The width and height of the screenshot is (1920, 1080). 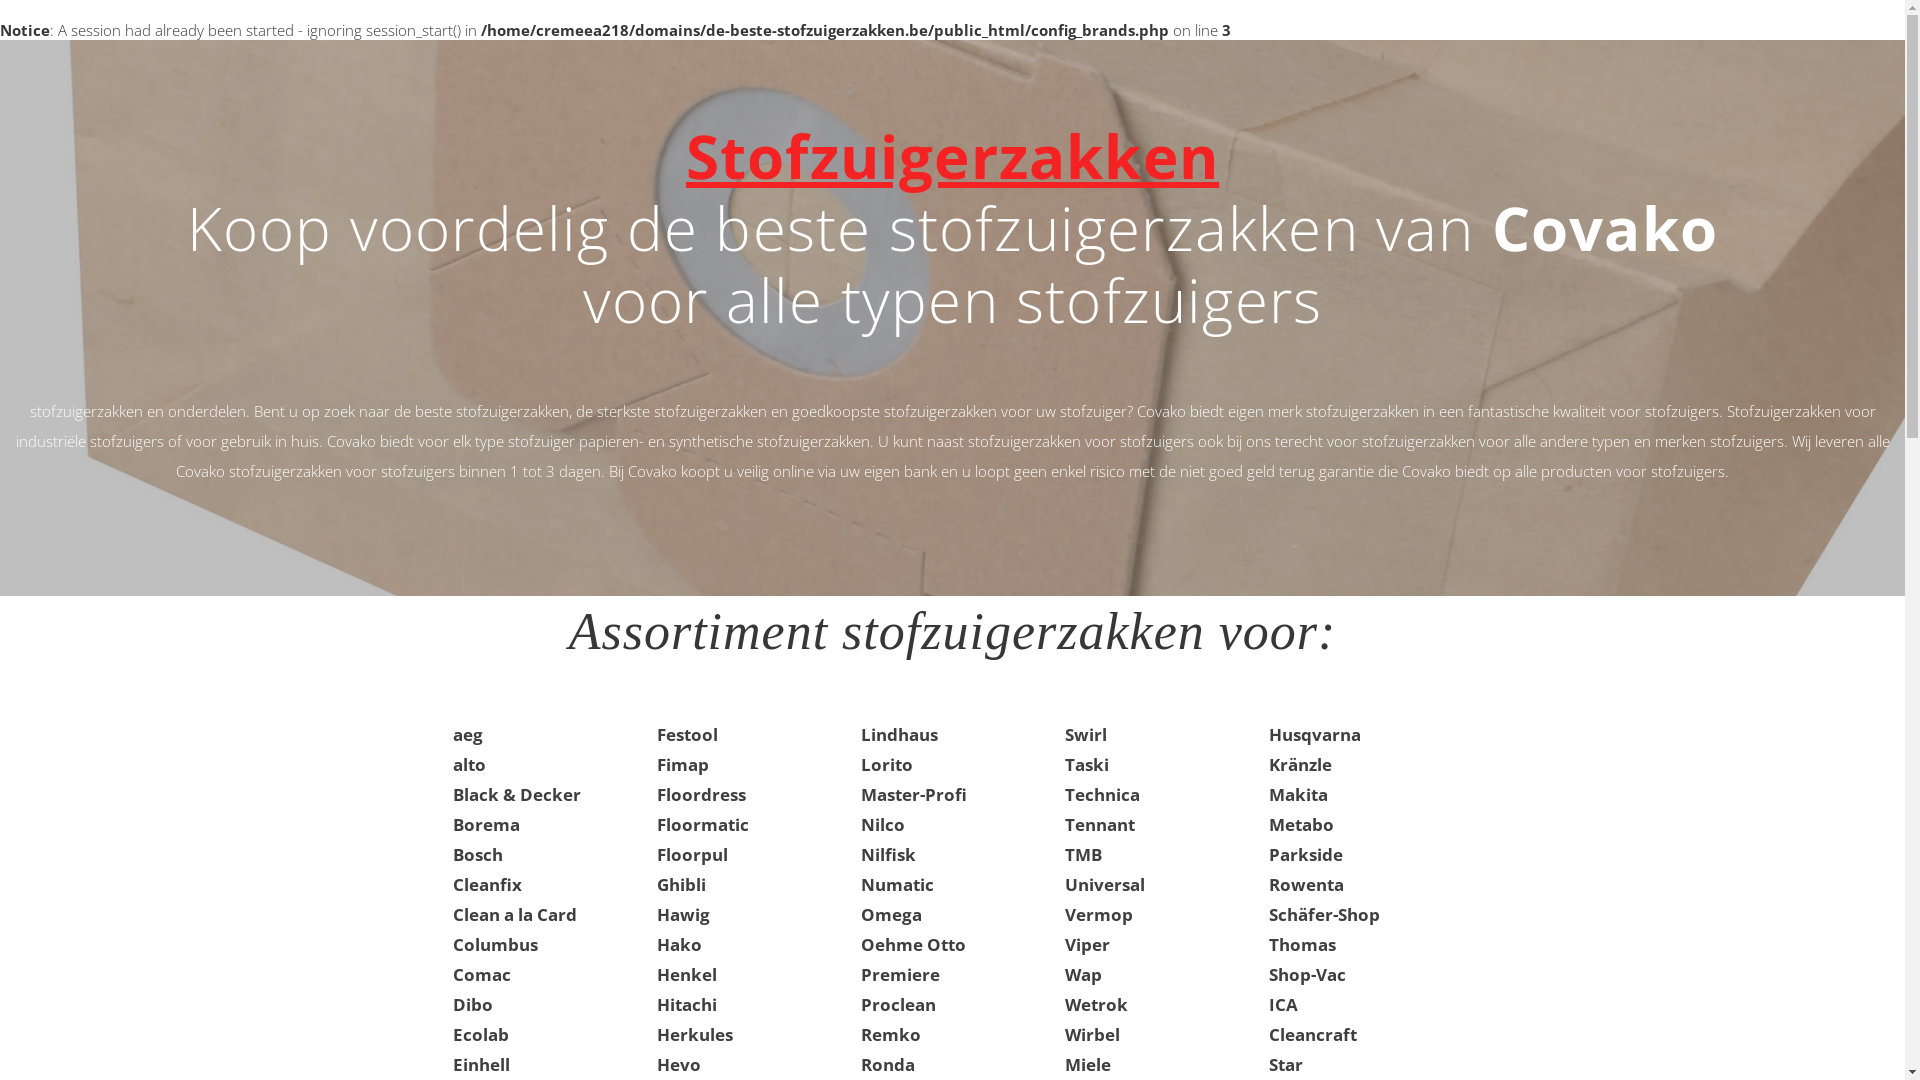 I want to click on 'Bosch', so click(x=475, y=854).